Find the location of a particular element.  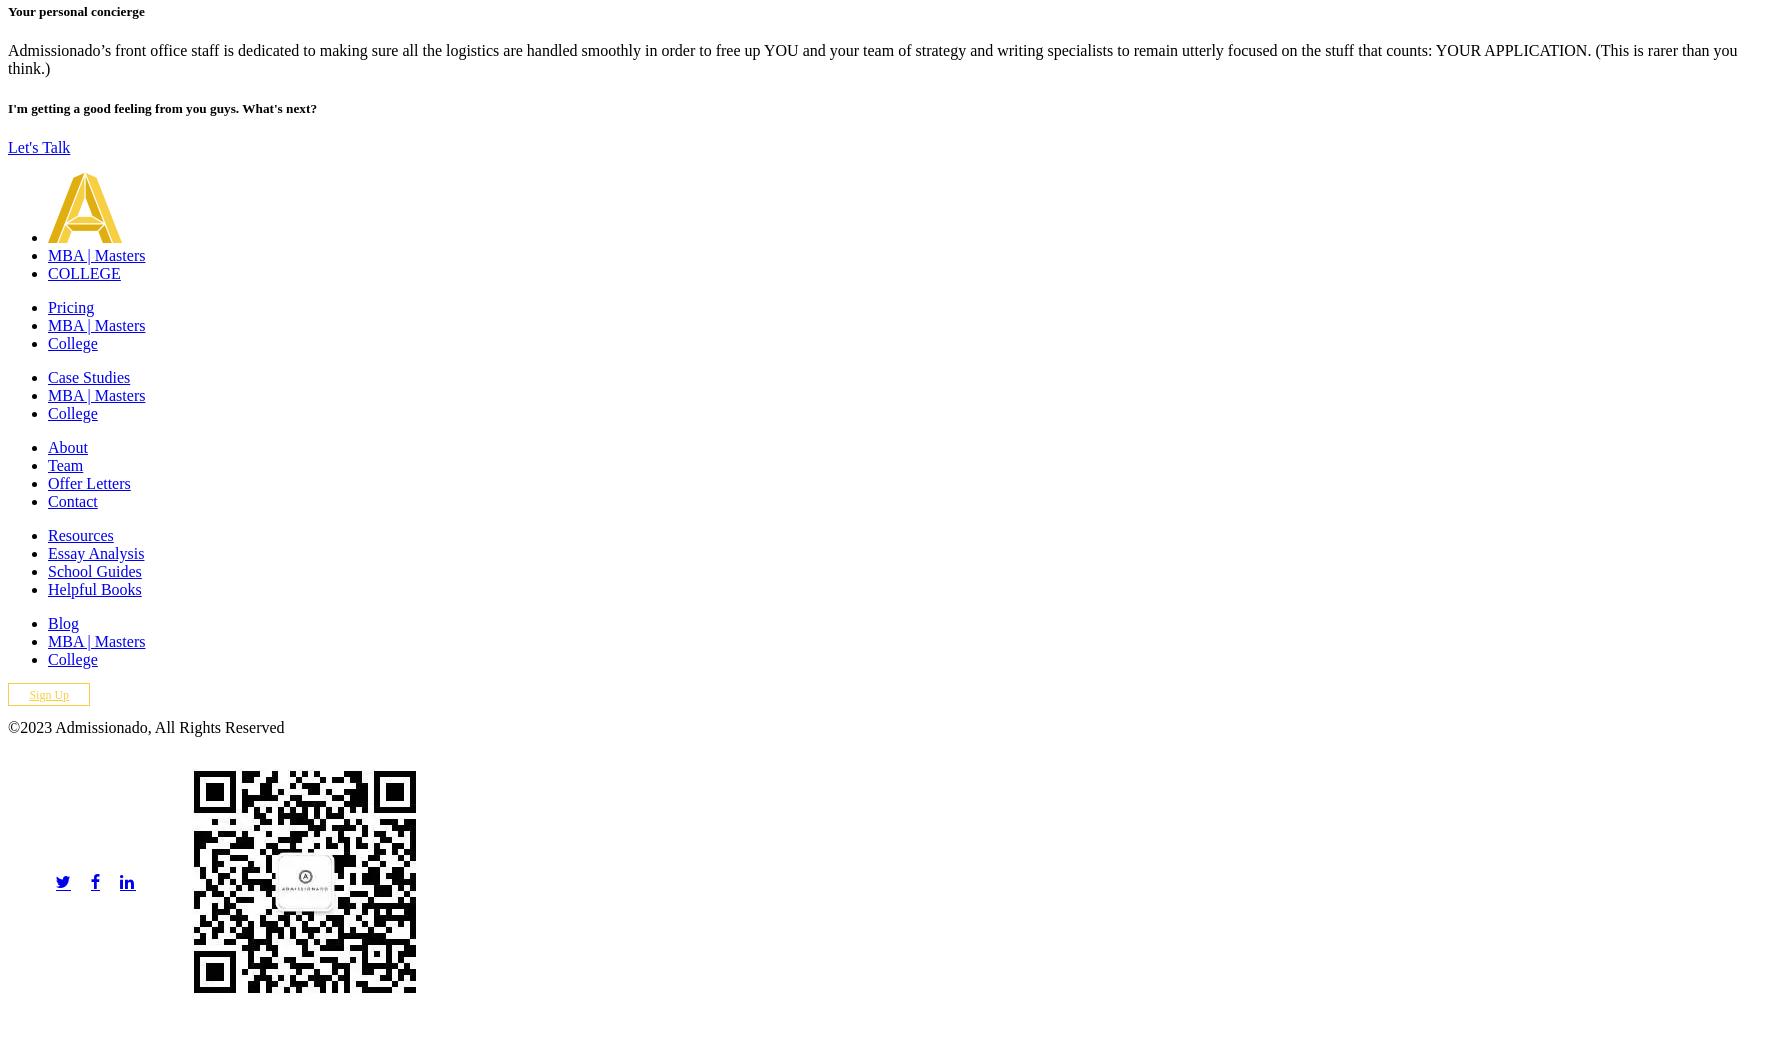

'Blog' is located at coordinates (62, 622).